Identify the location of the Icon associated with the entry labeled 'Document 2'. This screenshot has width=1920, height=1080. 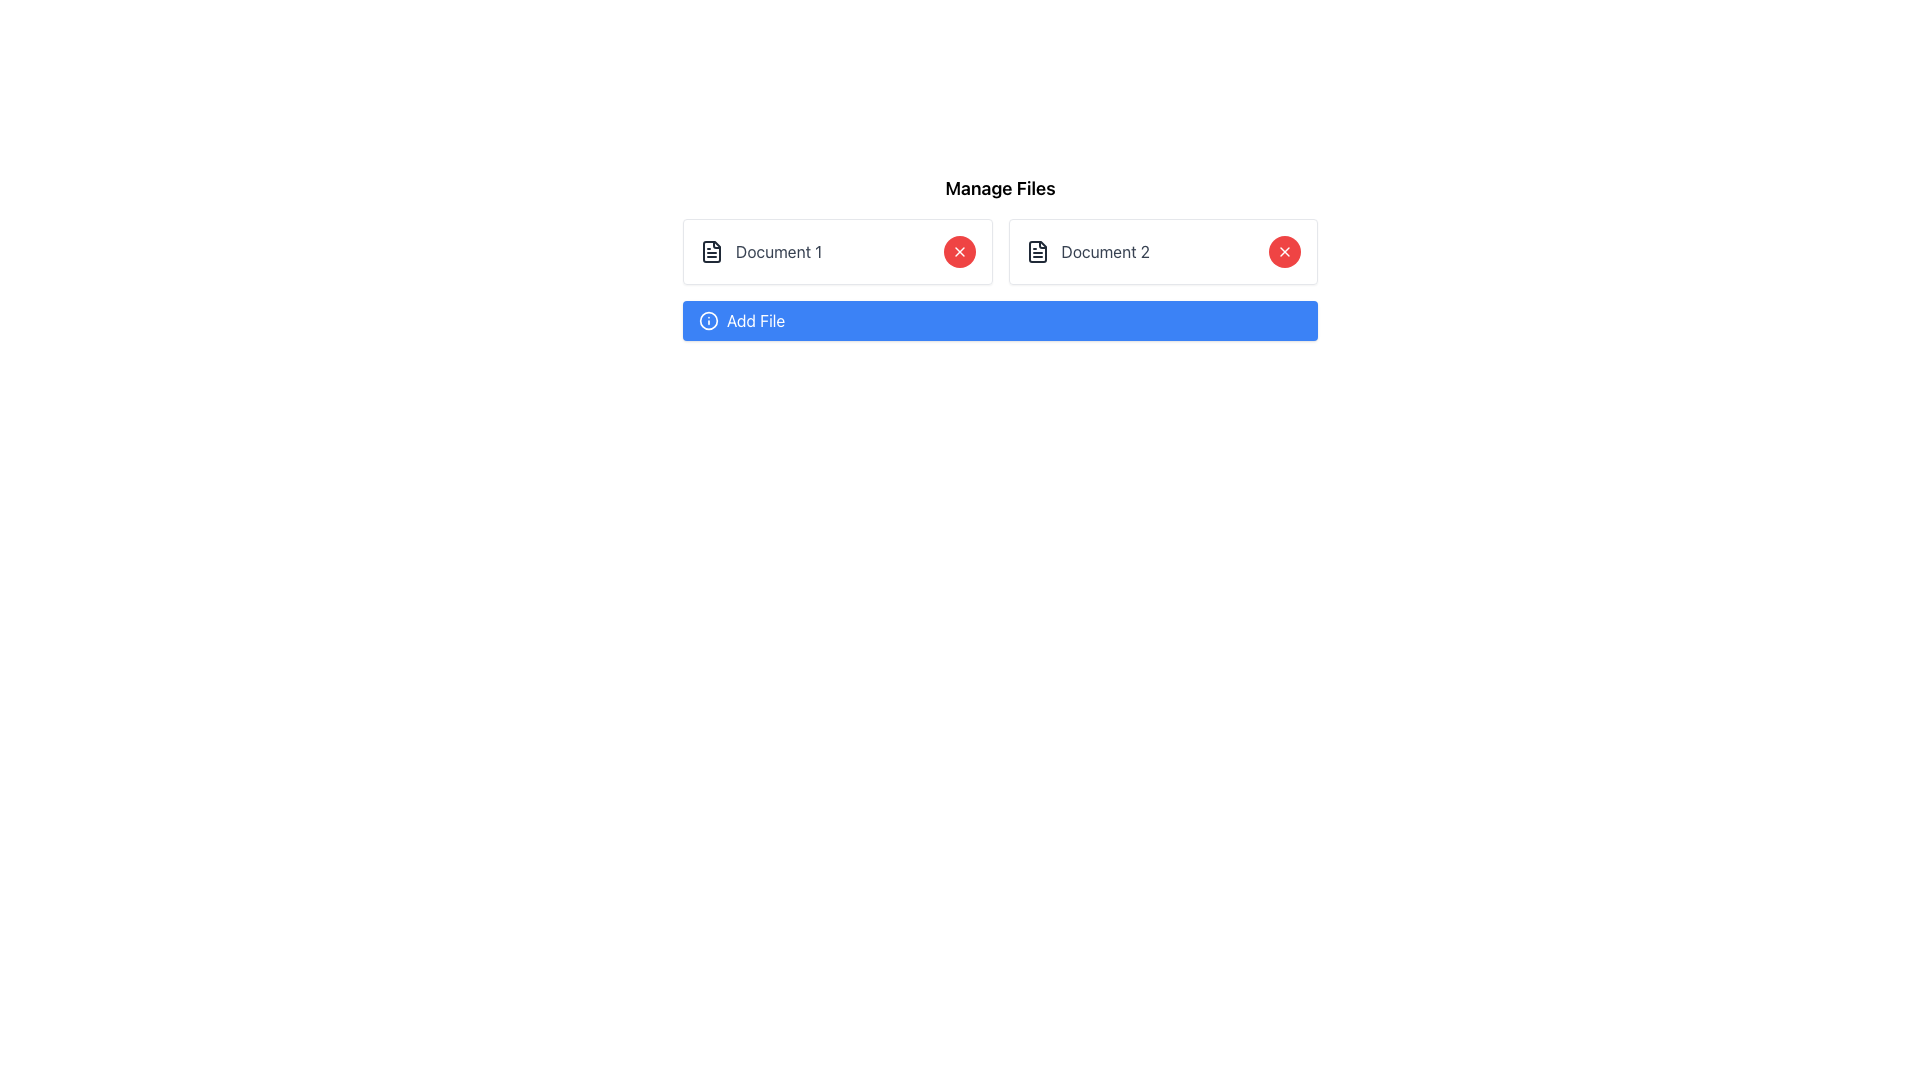
(1037, 250).